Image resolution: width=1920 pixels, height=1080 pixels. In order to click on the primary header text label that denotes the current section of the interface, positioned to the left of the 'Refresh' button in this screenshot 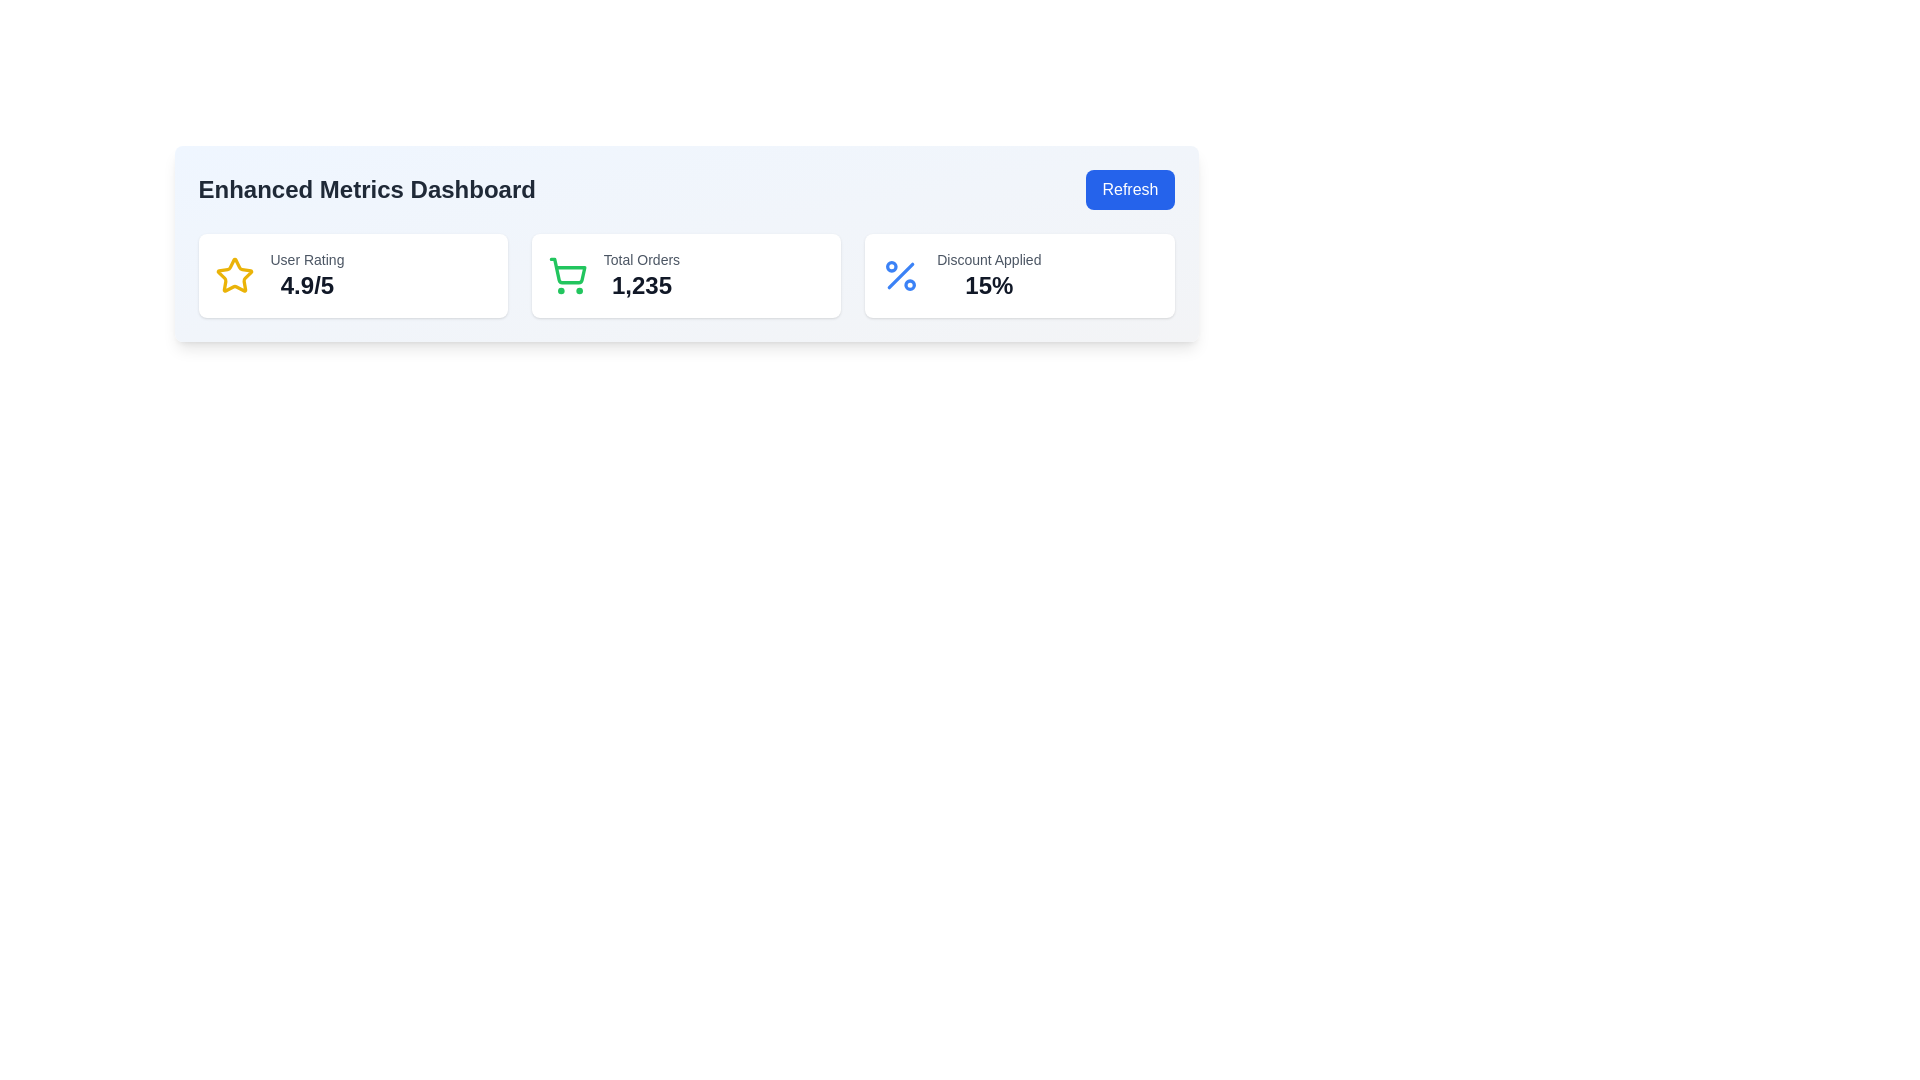, I will do `click(367, 189)`.